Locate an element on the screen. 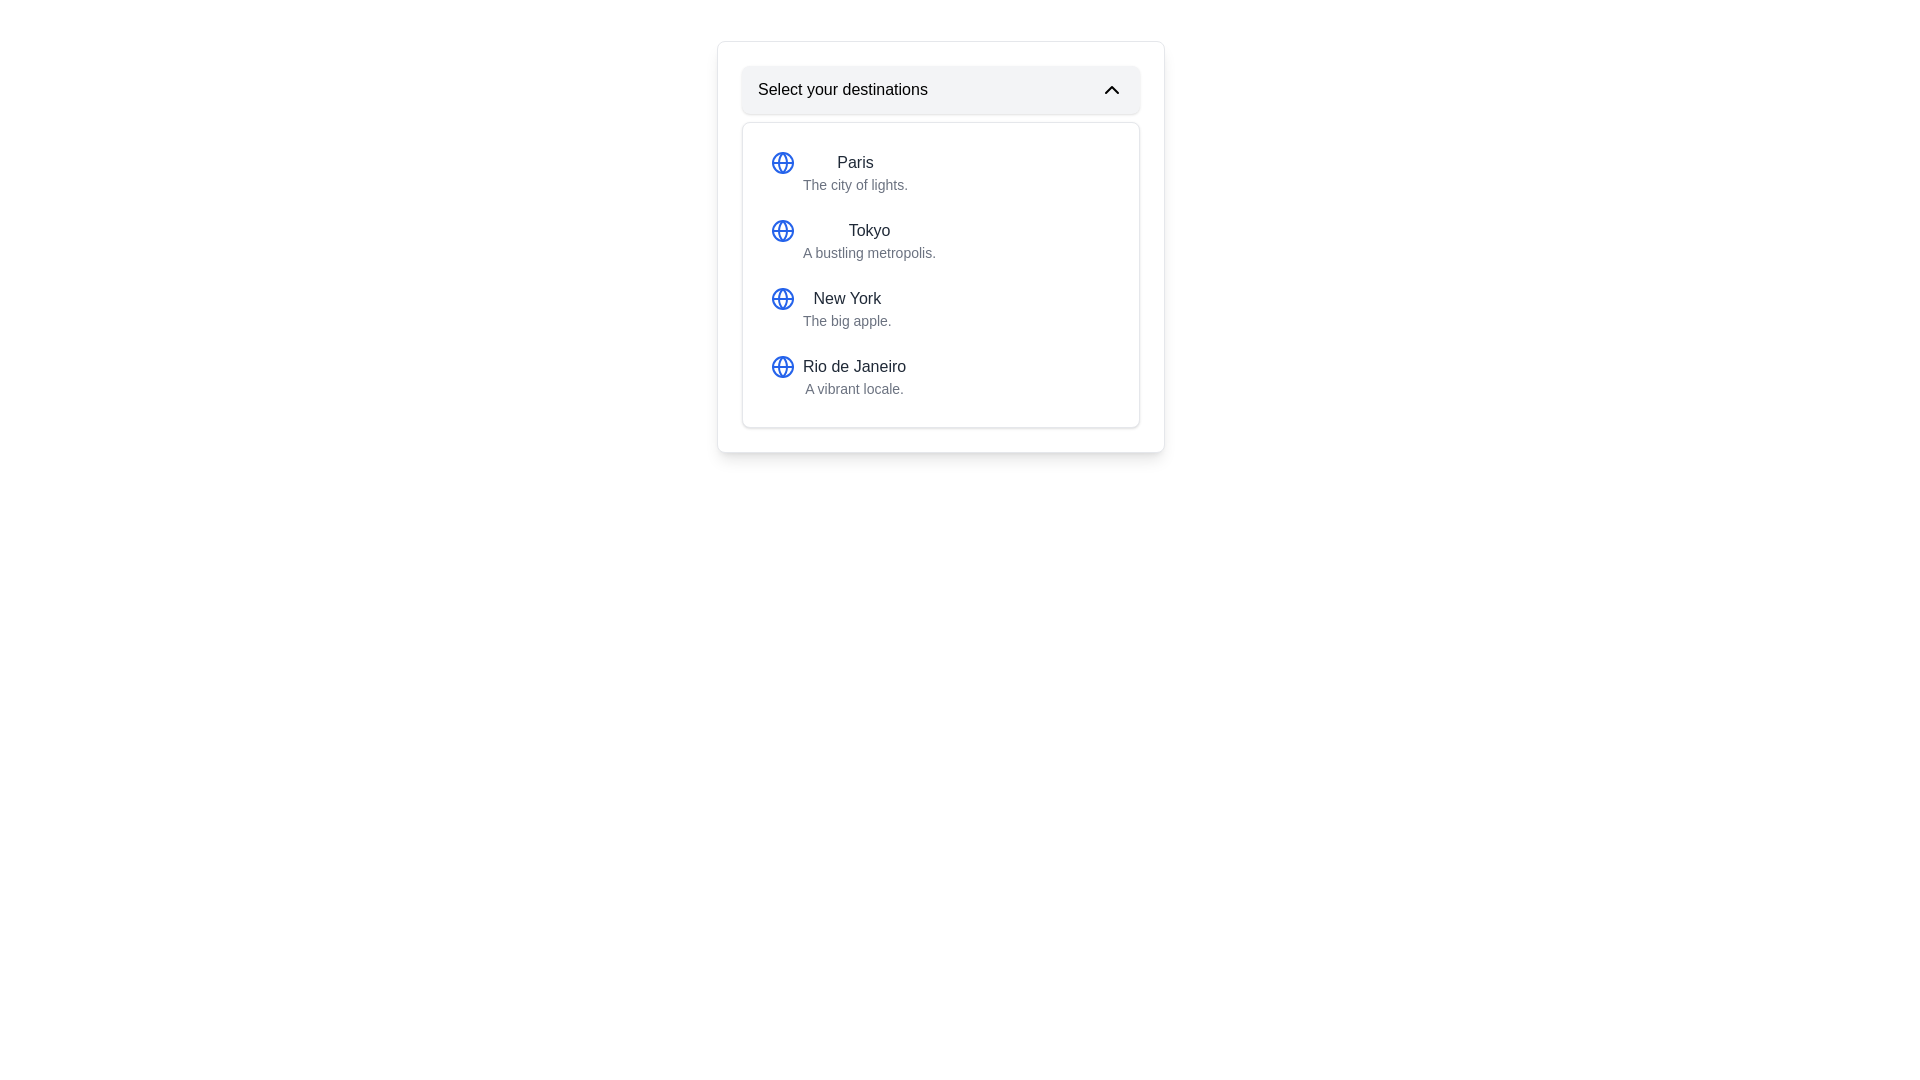 The image size is (1920, 1080). the SVG circle representing 'New York' by selecting the associated item indirectly is located at coordinates (781, 299).